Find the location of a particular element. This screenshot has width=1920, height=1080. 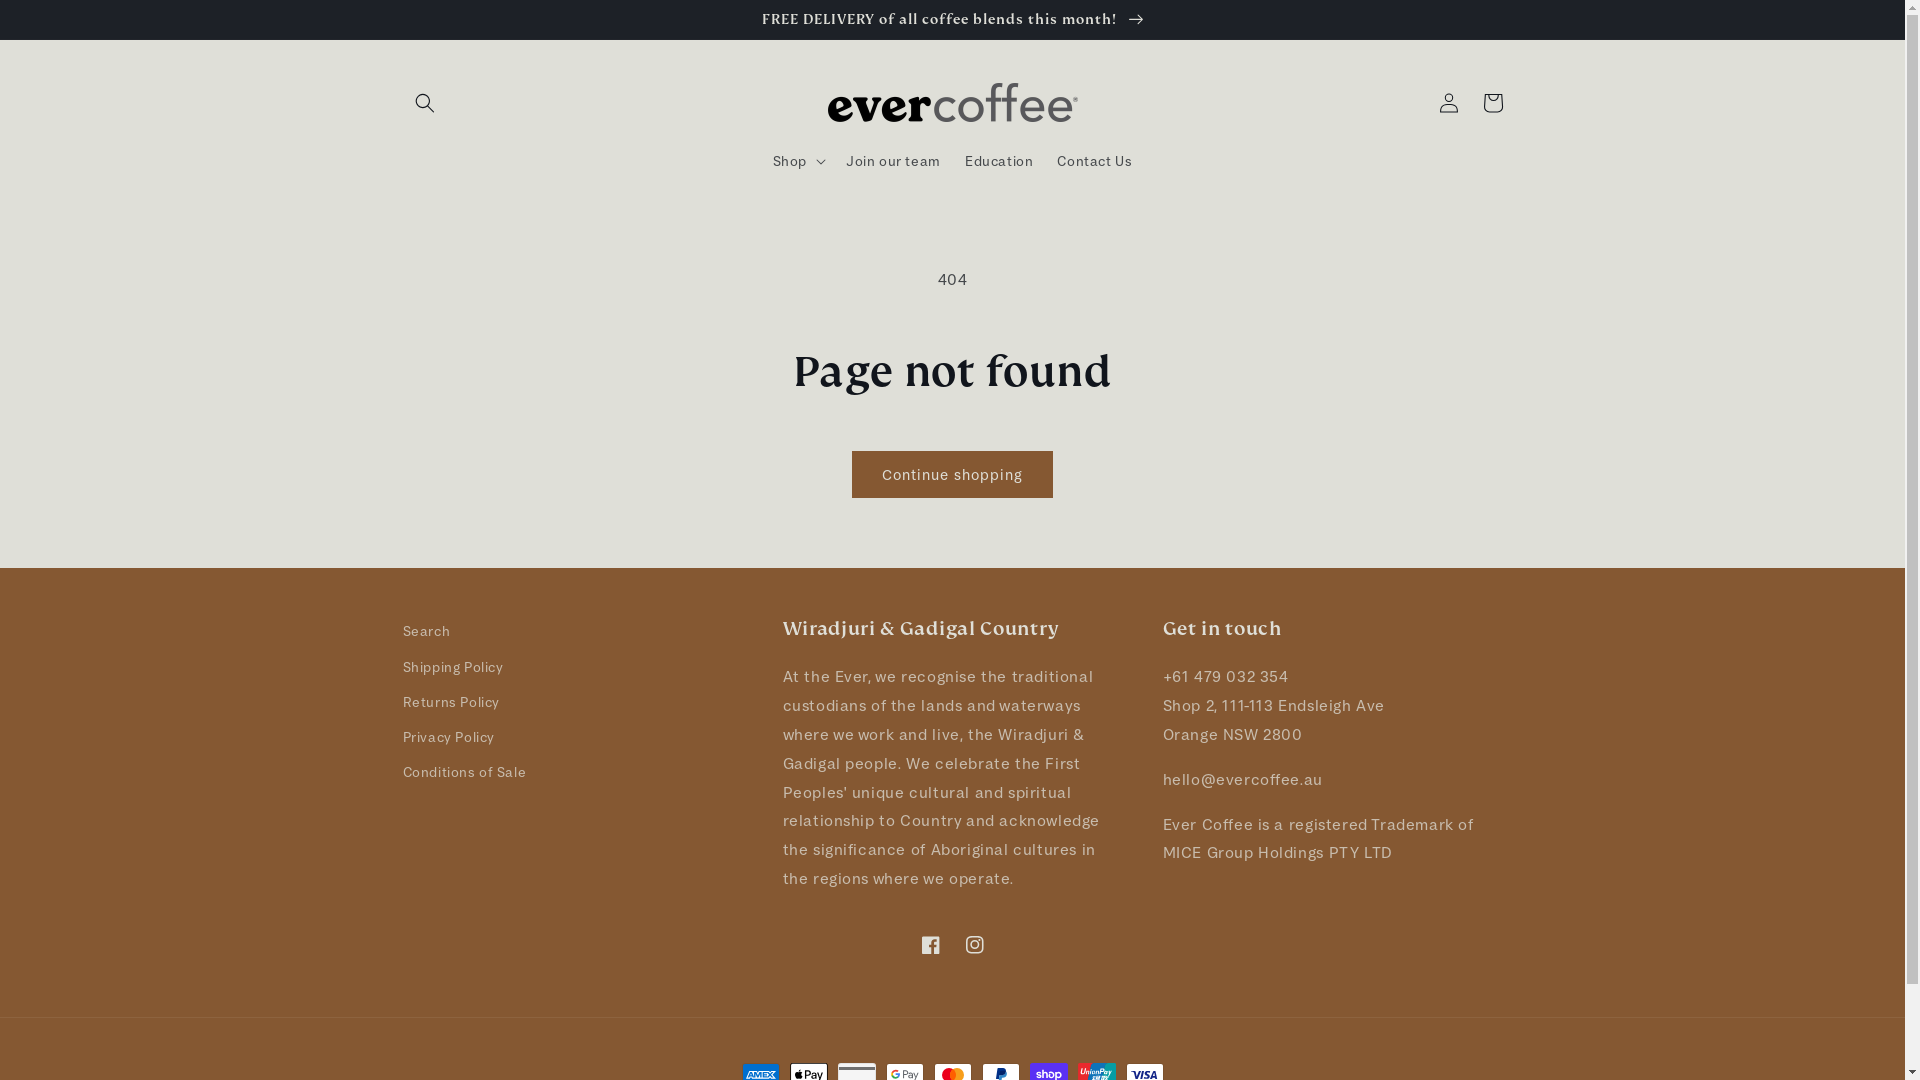

'Search' is located at coordinates (425, 633).